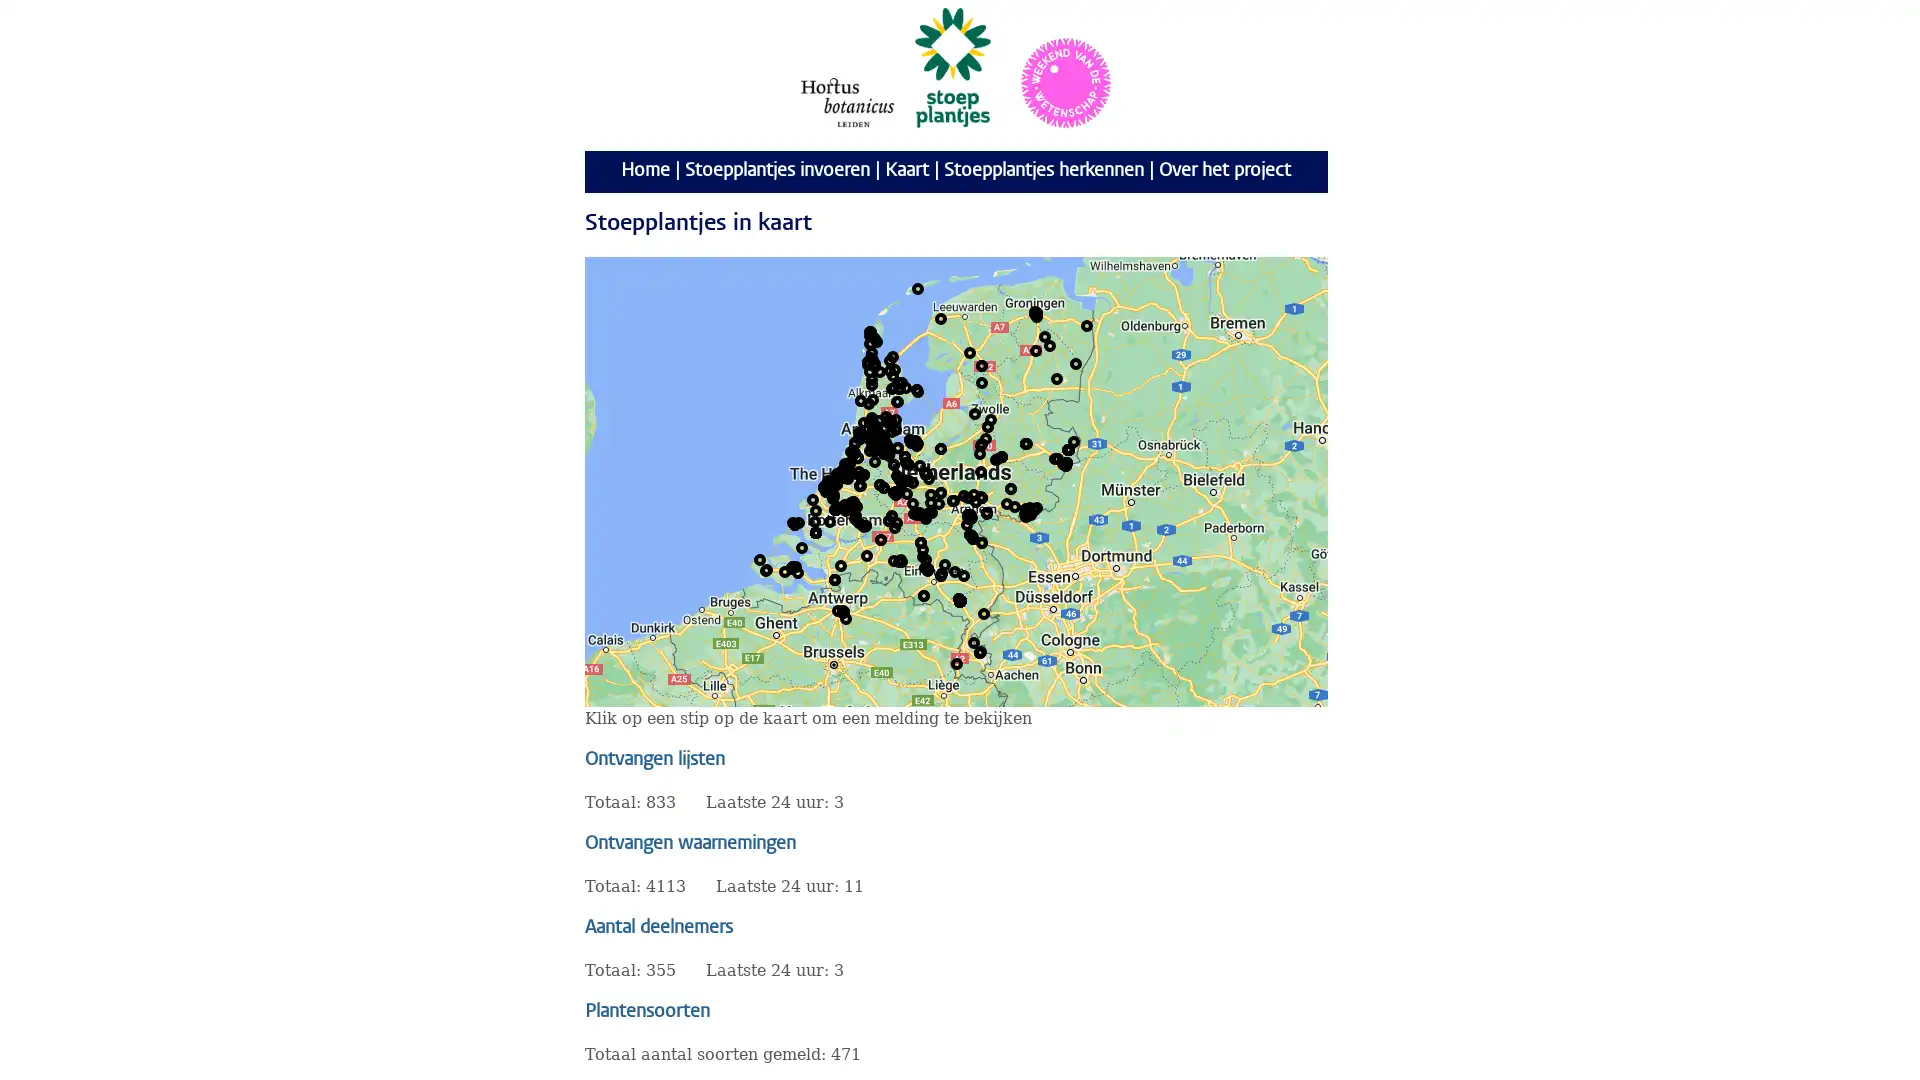 The image size is (1920, 1080). Describe the element at coordinates (816, 531) in the screenshot. I see `Telling van Aneglica op 31 mei 2022` at that location.